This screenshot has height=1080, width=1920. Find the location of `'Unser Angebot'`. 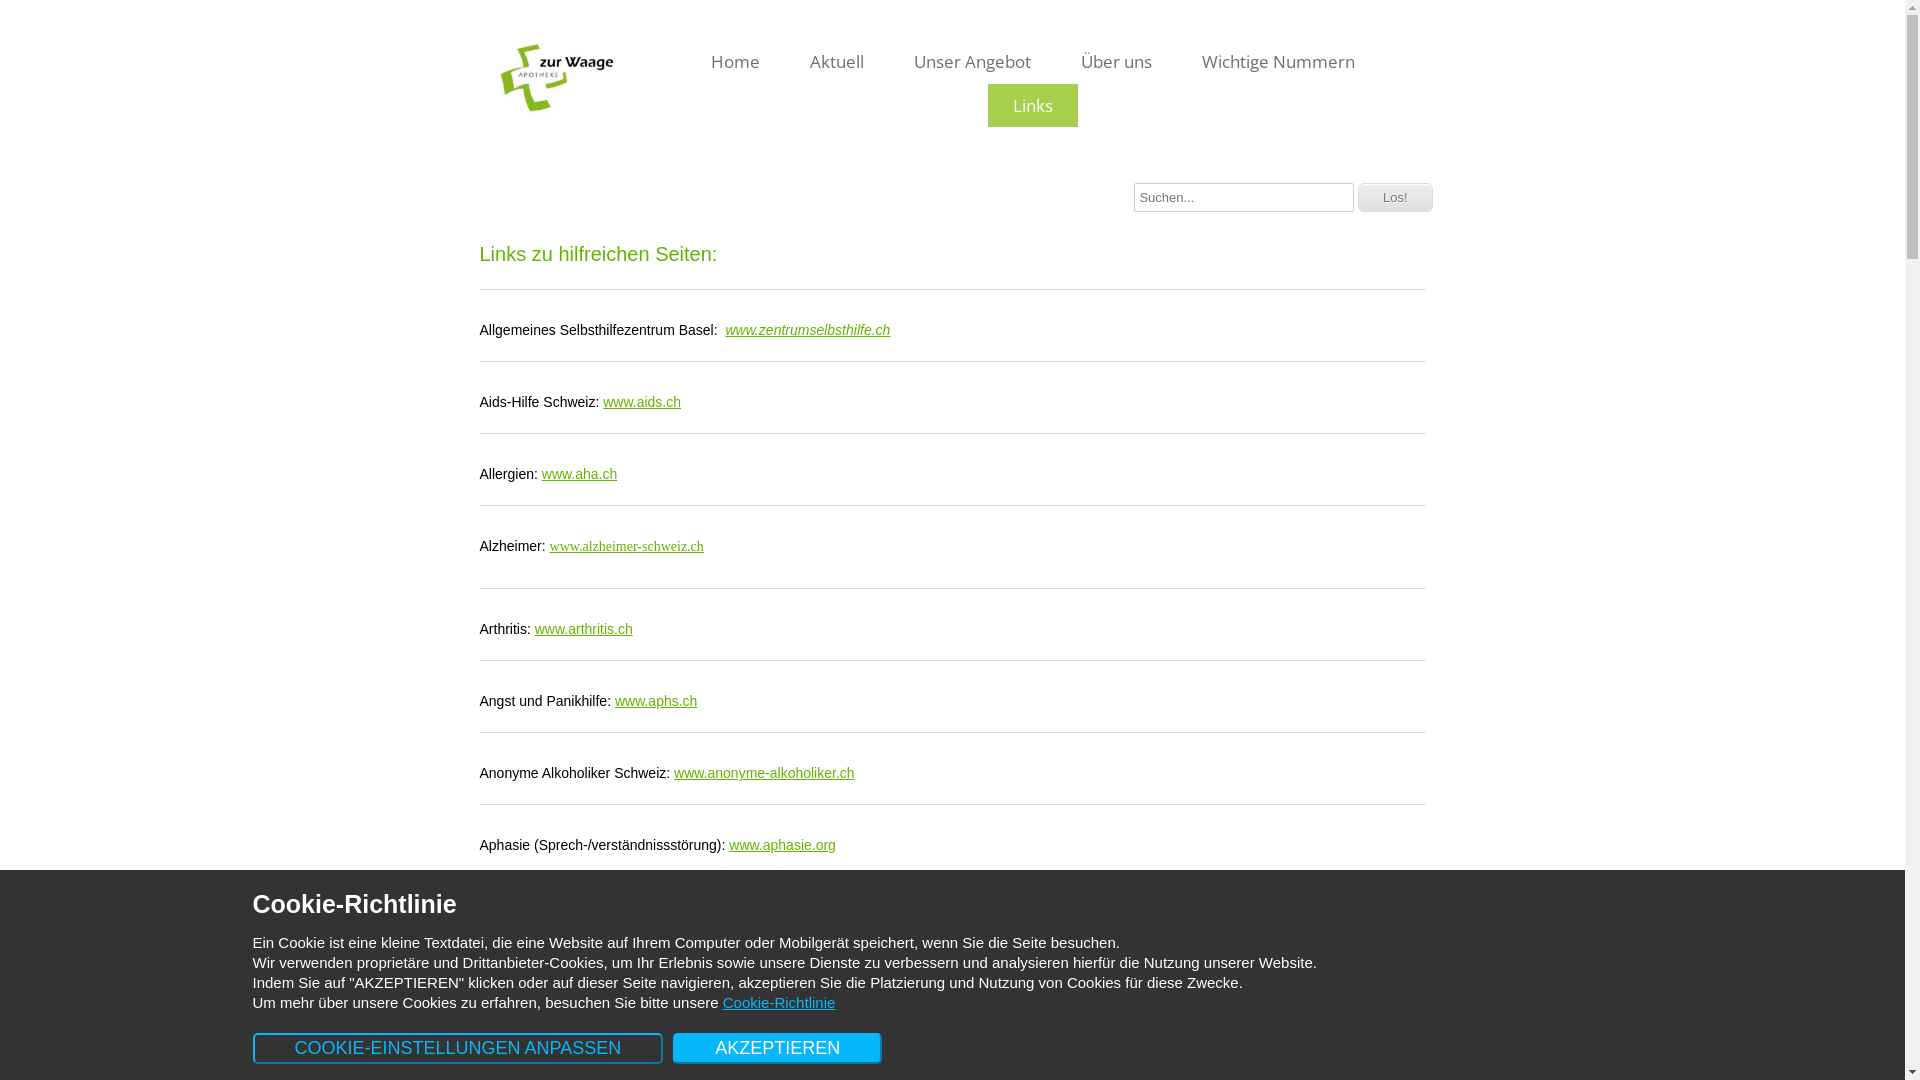

'Unser Angebot' is located at coordinates (972, 60).